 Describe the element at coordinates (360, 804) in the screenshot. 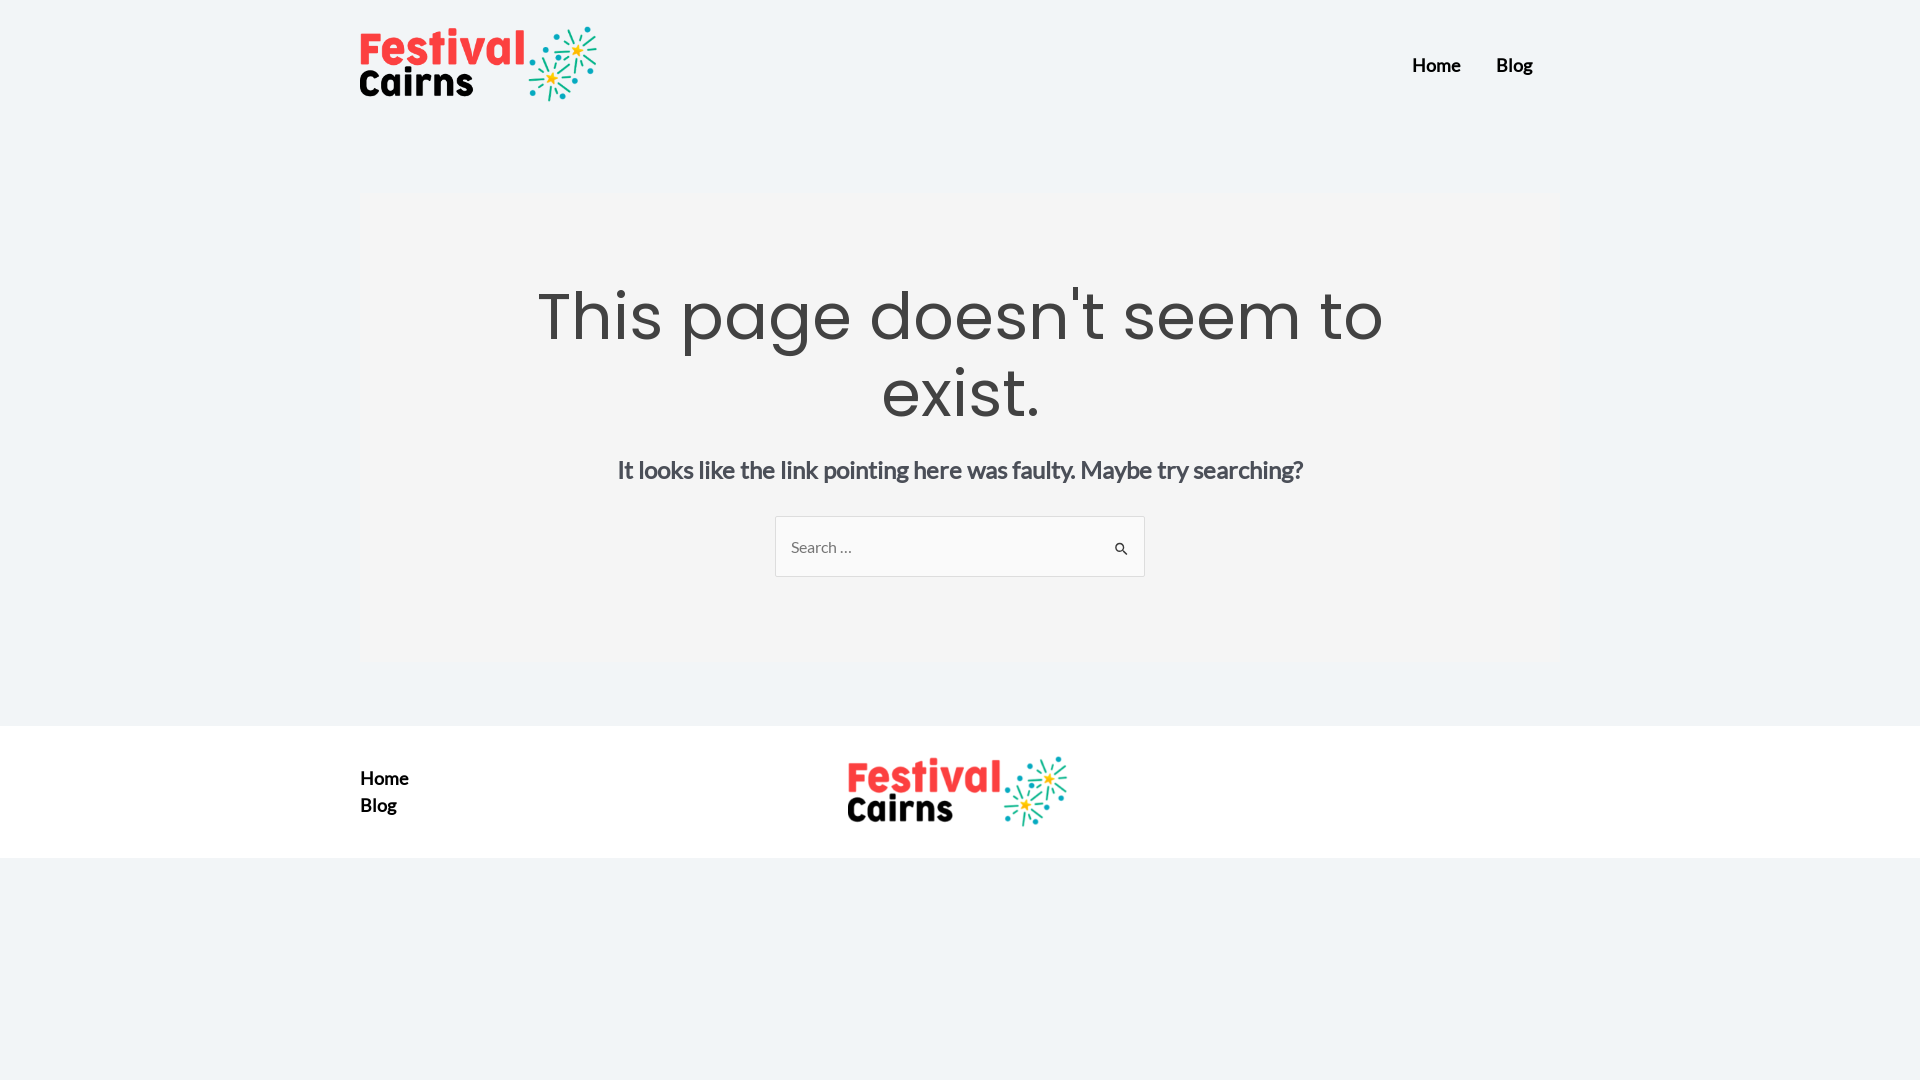

I see `'Blog'` at that location.